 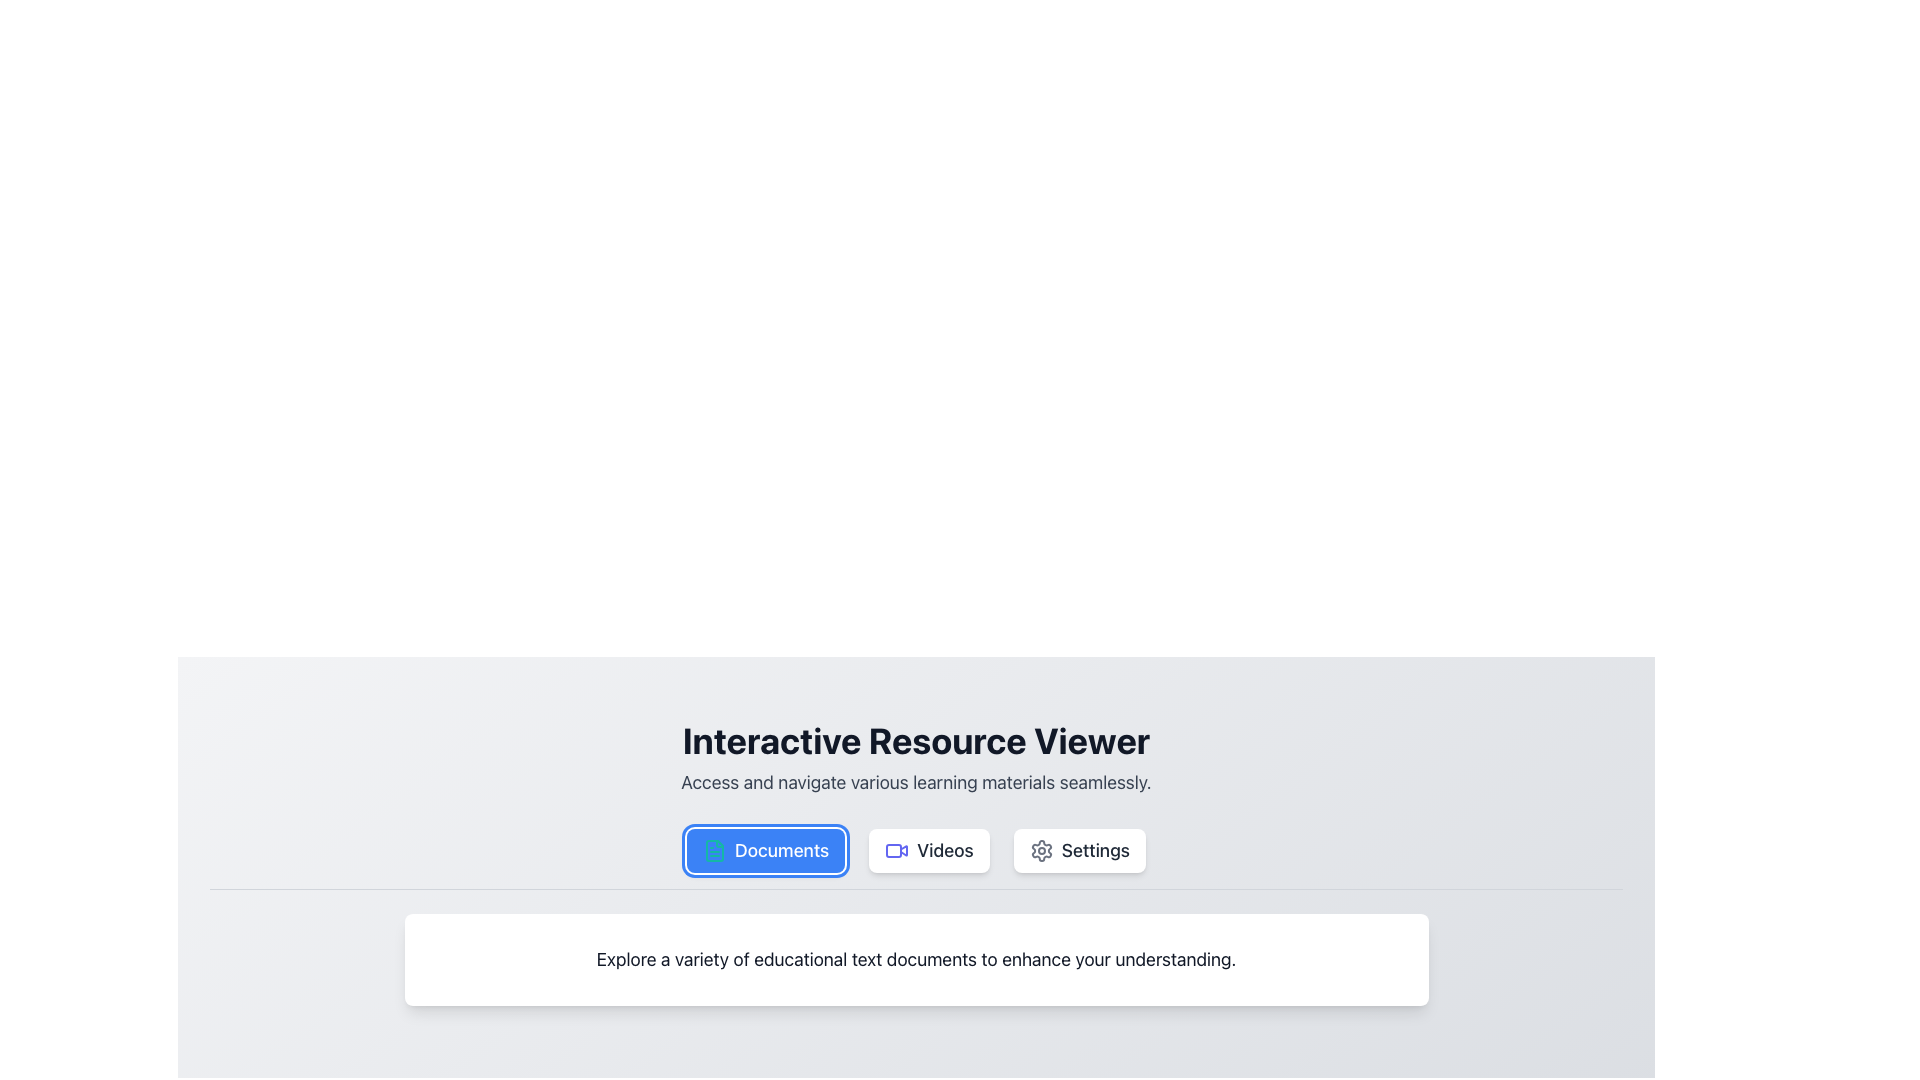 What do you see at coordinates (915, 858) in the screenshot?
I see `the Navigation Menu element, which contains the buttons labeled 'Documents', 'Videos', and 'Settings'` at bounding box center [915, 858].